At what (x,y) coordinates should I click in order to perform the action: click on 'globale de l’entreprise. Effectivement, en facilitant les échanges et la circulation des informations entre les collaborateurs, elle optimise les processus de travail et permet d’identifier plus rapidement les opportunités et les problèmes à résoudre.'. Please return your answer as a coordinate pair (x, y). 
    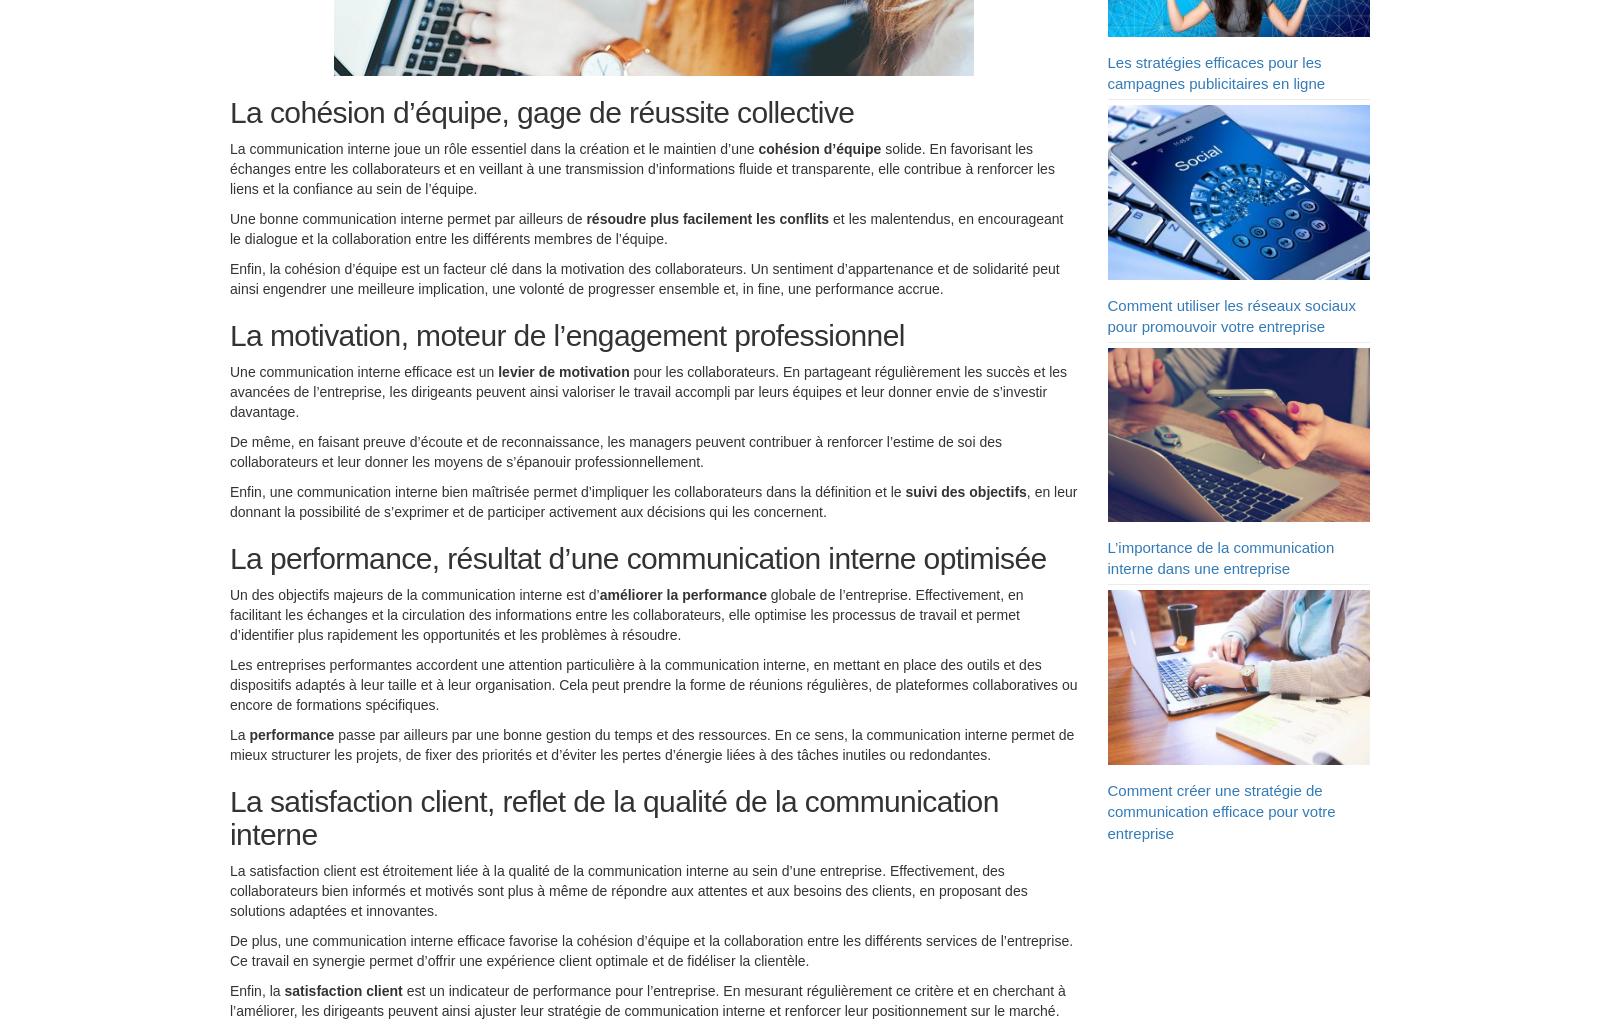
    Looking at the image, I should click on (229, 618).